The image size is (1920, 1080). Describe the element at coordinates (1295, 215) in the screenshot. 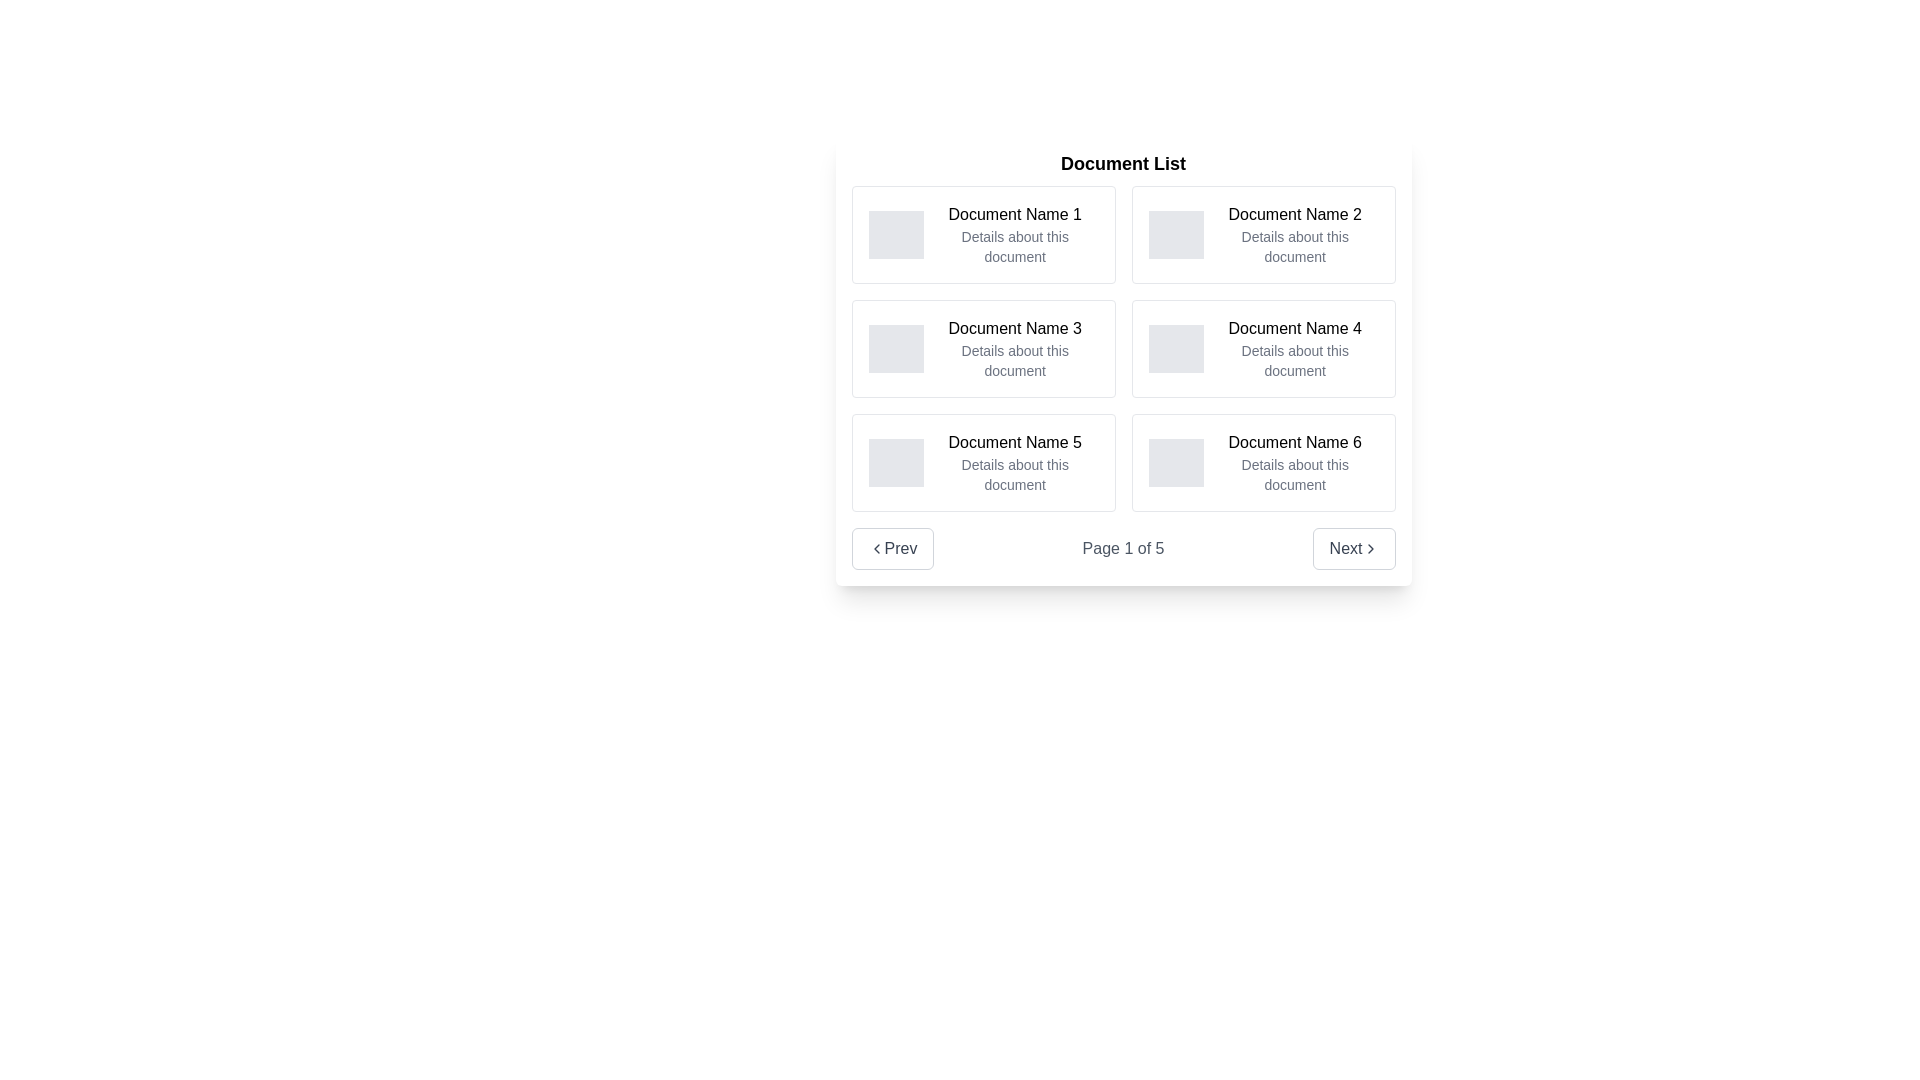

I see `the text label displaying the title 'Document Name 2', which is positioned as the main title in the second document card in a grid layout` at that location.